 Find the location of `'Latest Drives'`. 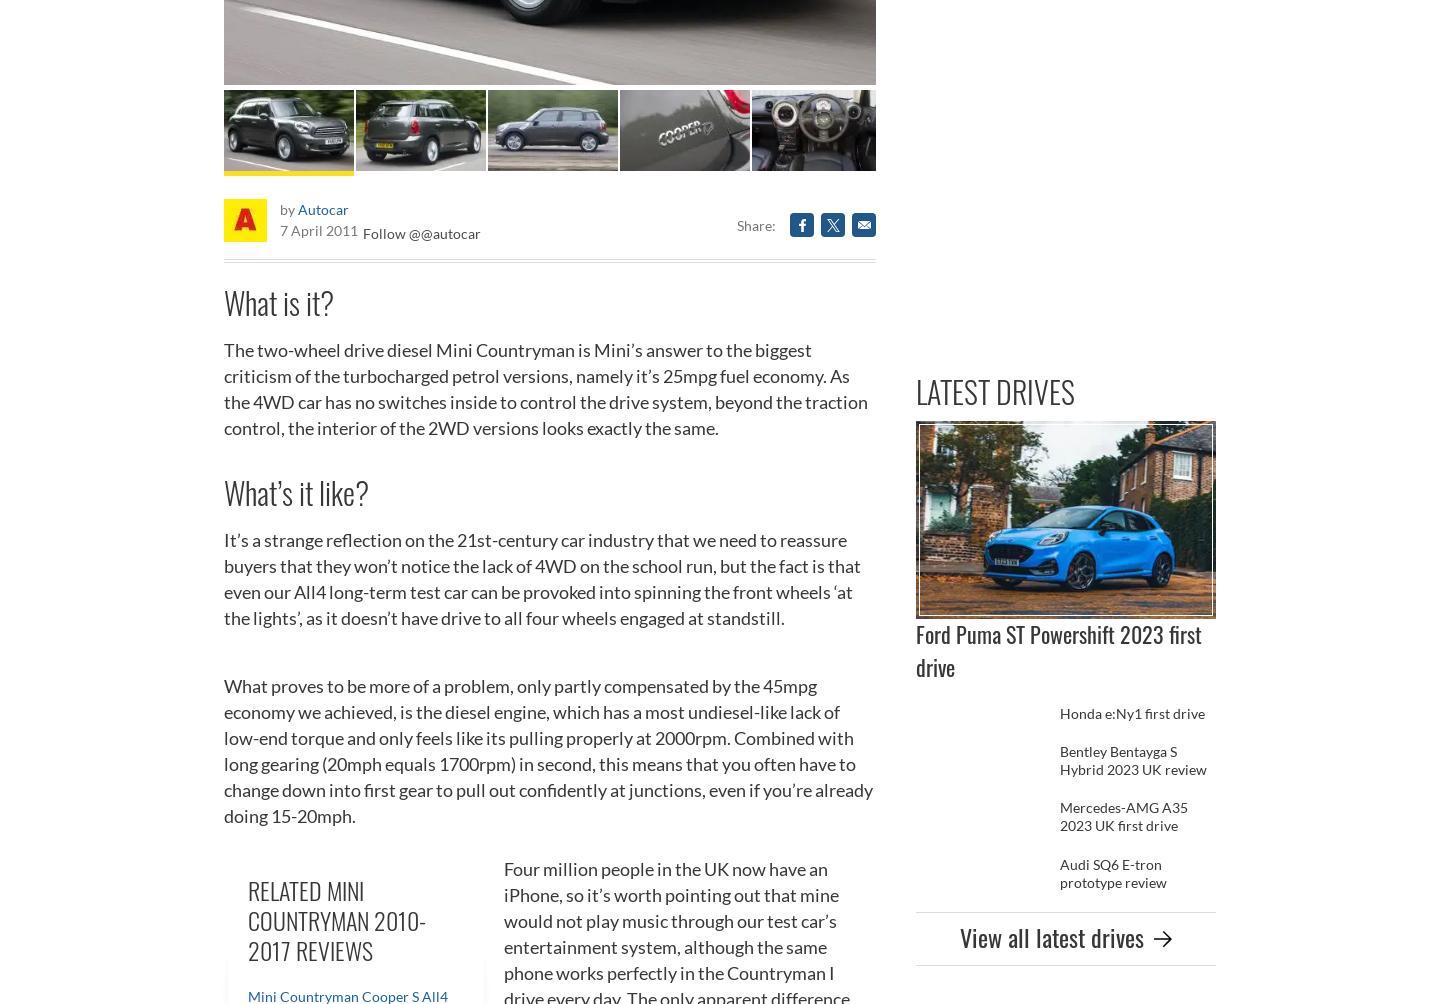

'Latest Drives' is located at coordinates (994, 390).